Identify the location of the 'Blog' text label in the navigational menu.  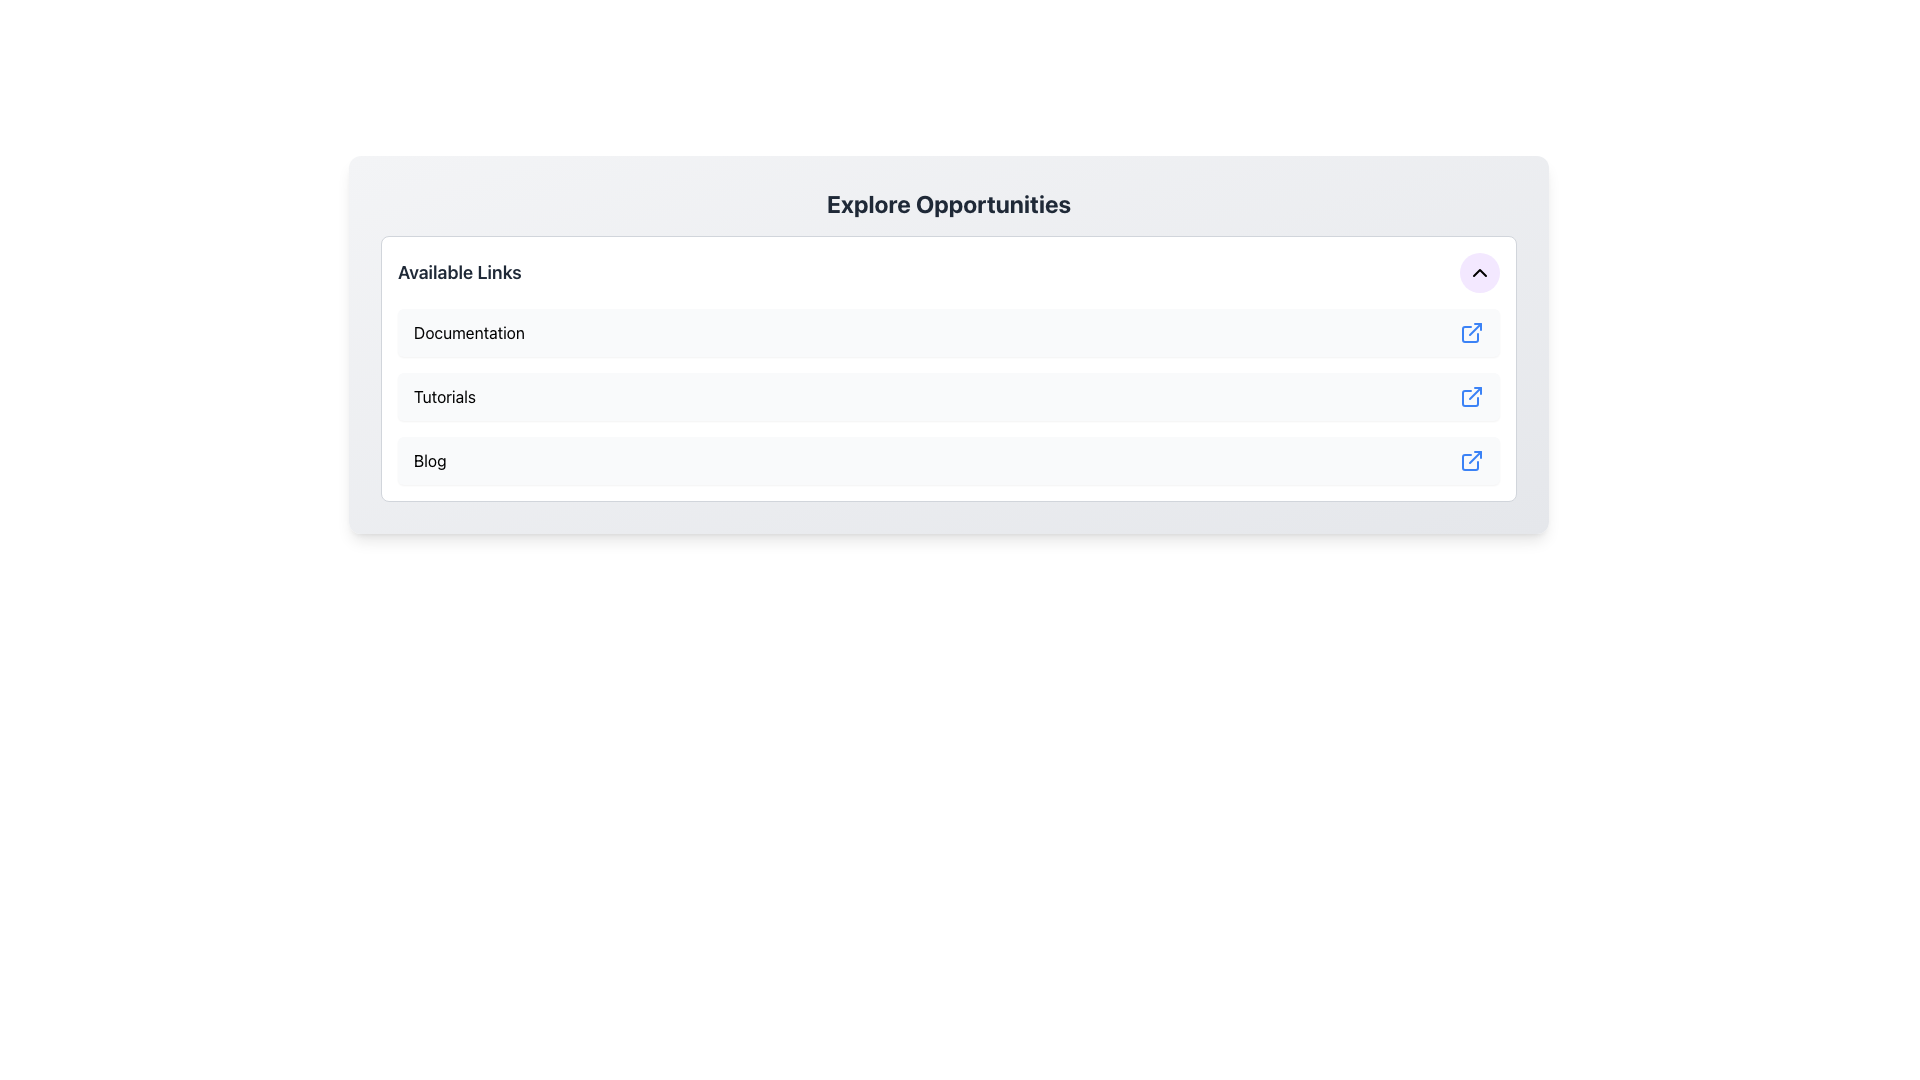
(429, 461).